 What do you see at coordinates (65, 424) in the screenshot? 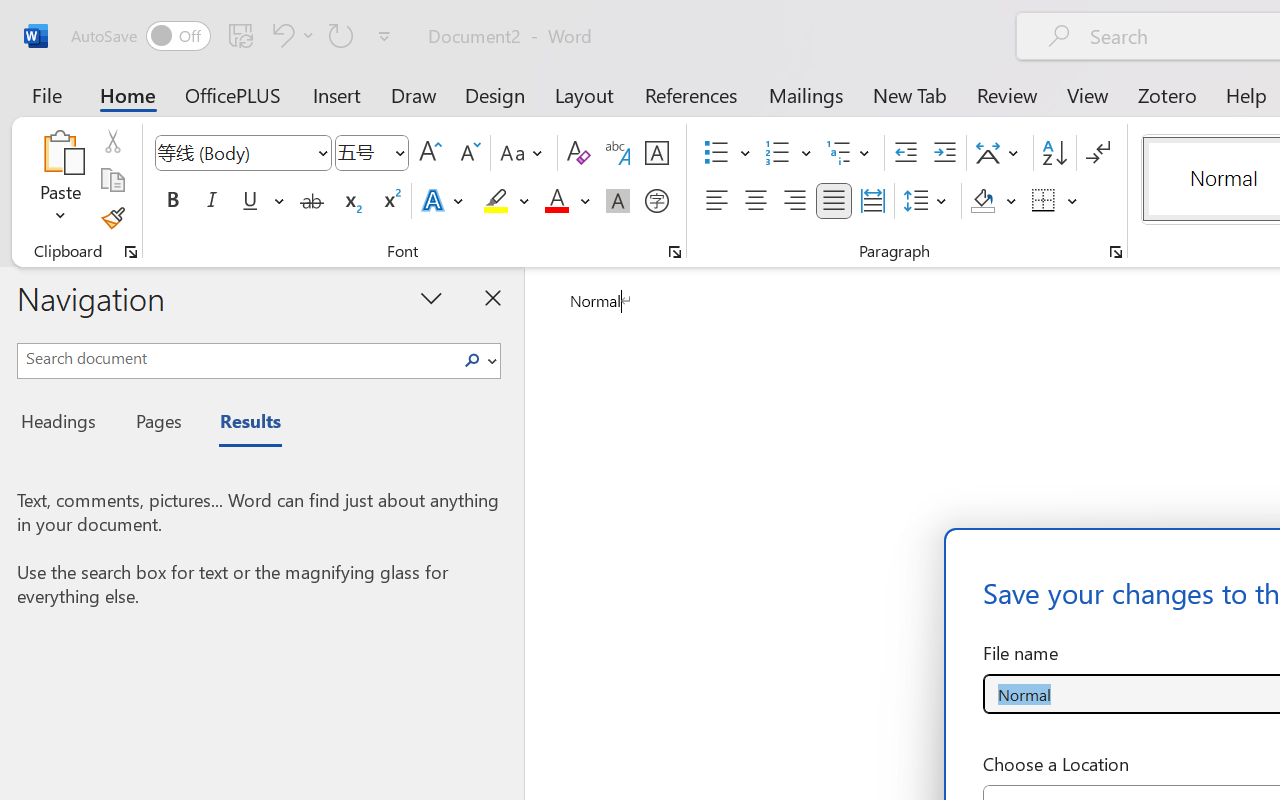
I see `'Headings'` at bounding box center [65, 424].